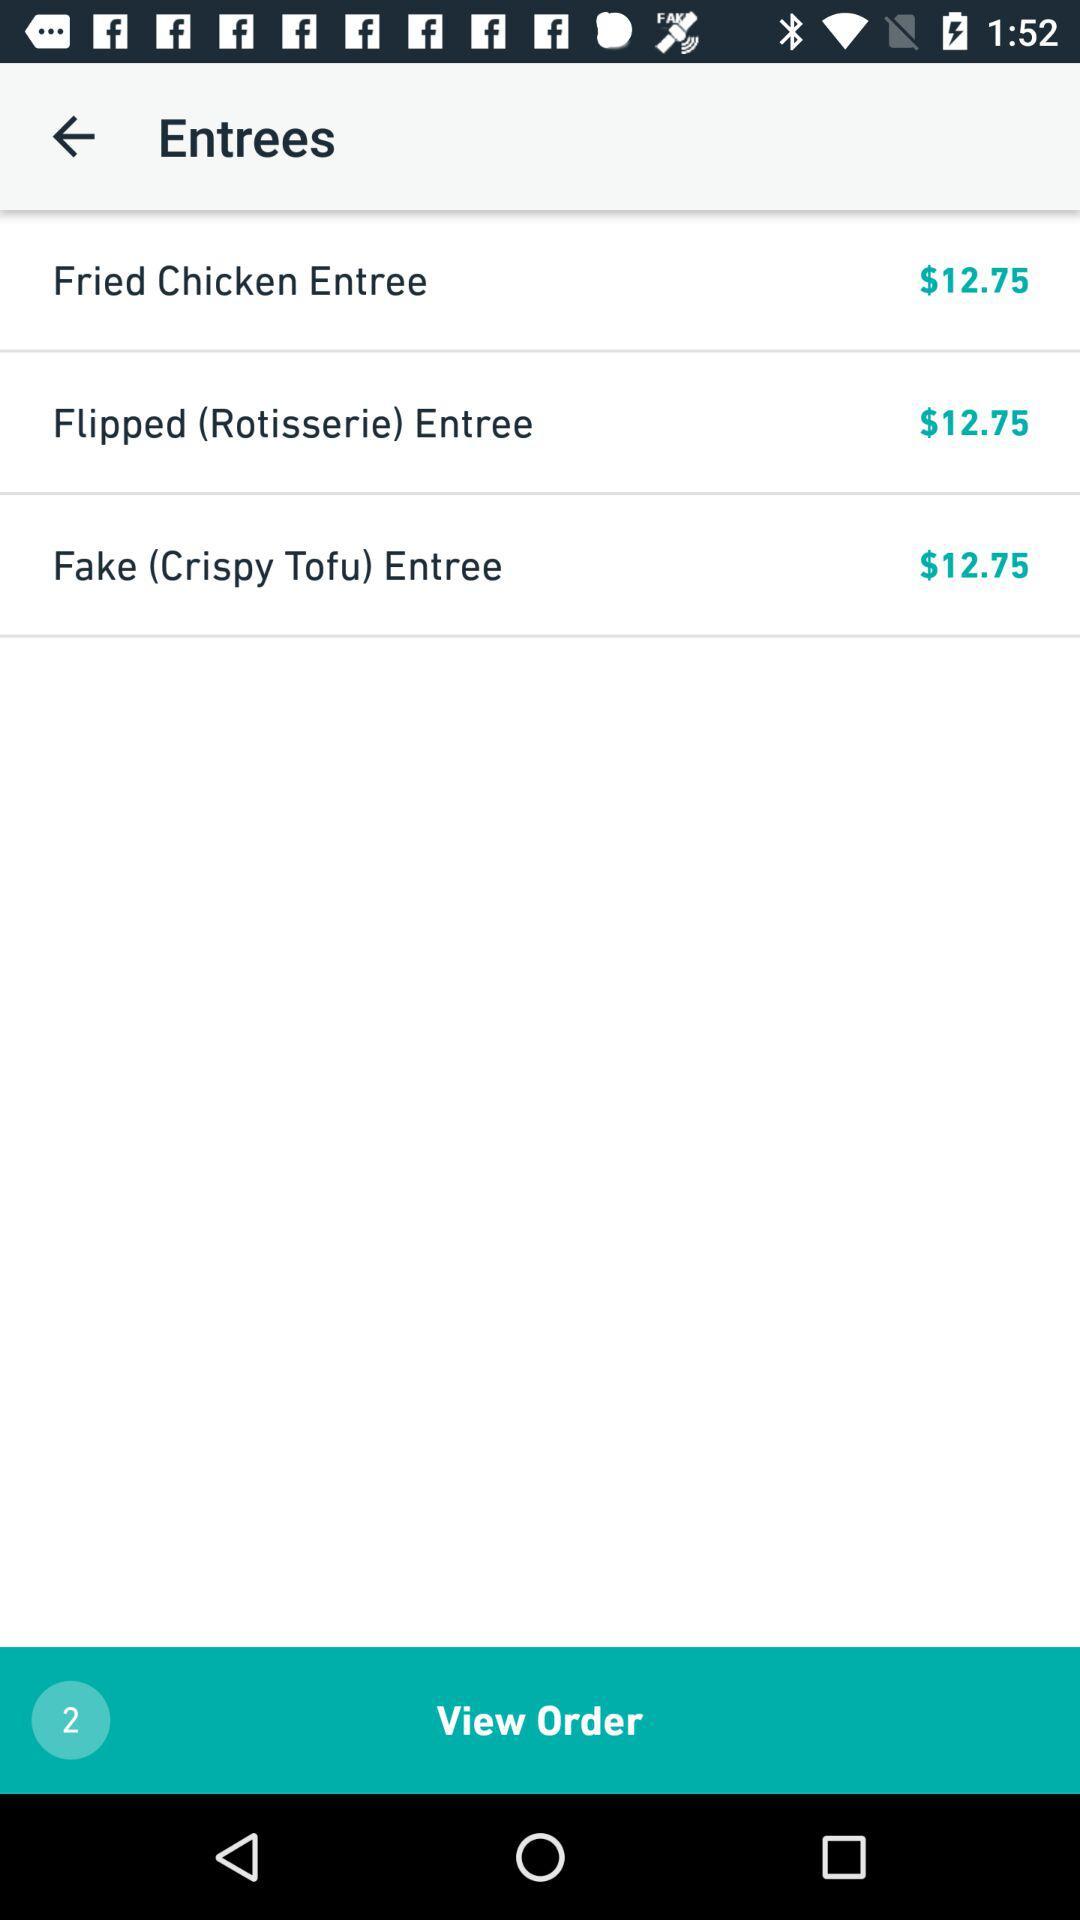 The image size is (1080, 1920). I want to click on icon above the fried chicken entree icon, so click(72, 135).